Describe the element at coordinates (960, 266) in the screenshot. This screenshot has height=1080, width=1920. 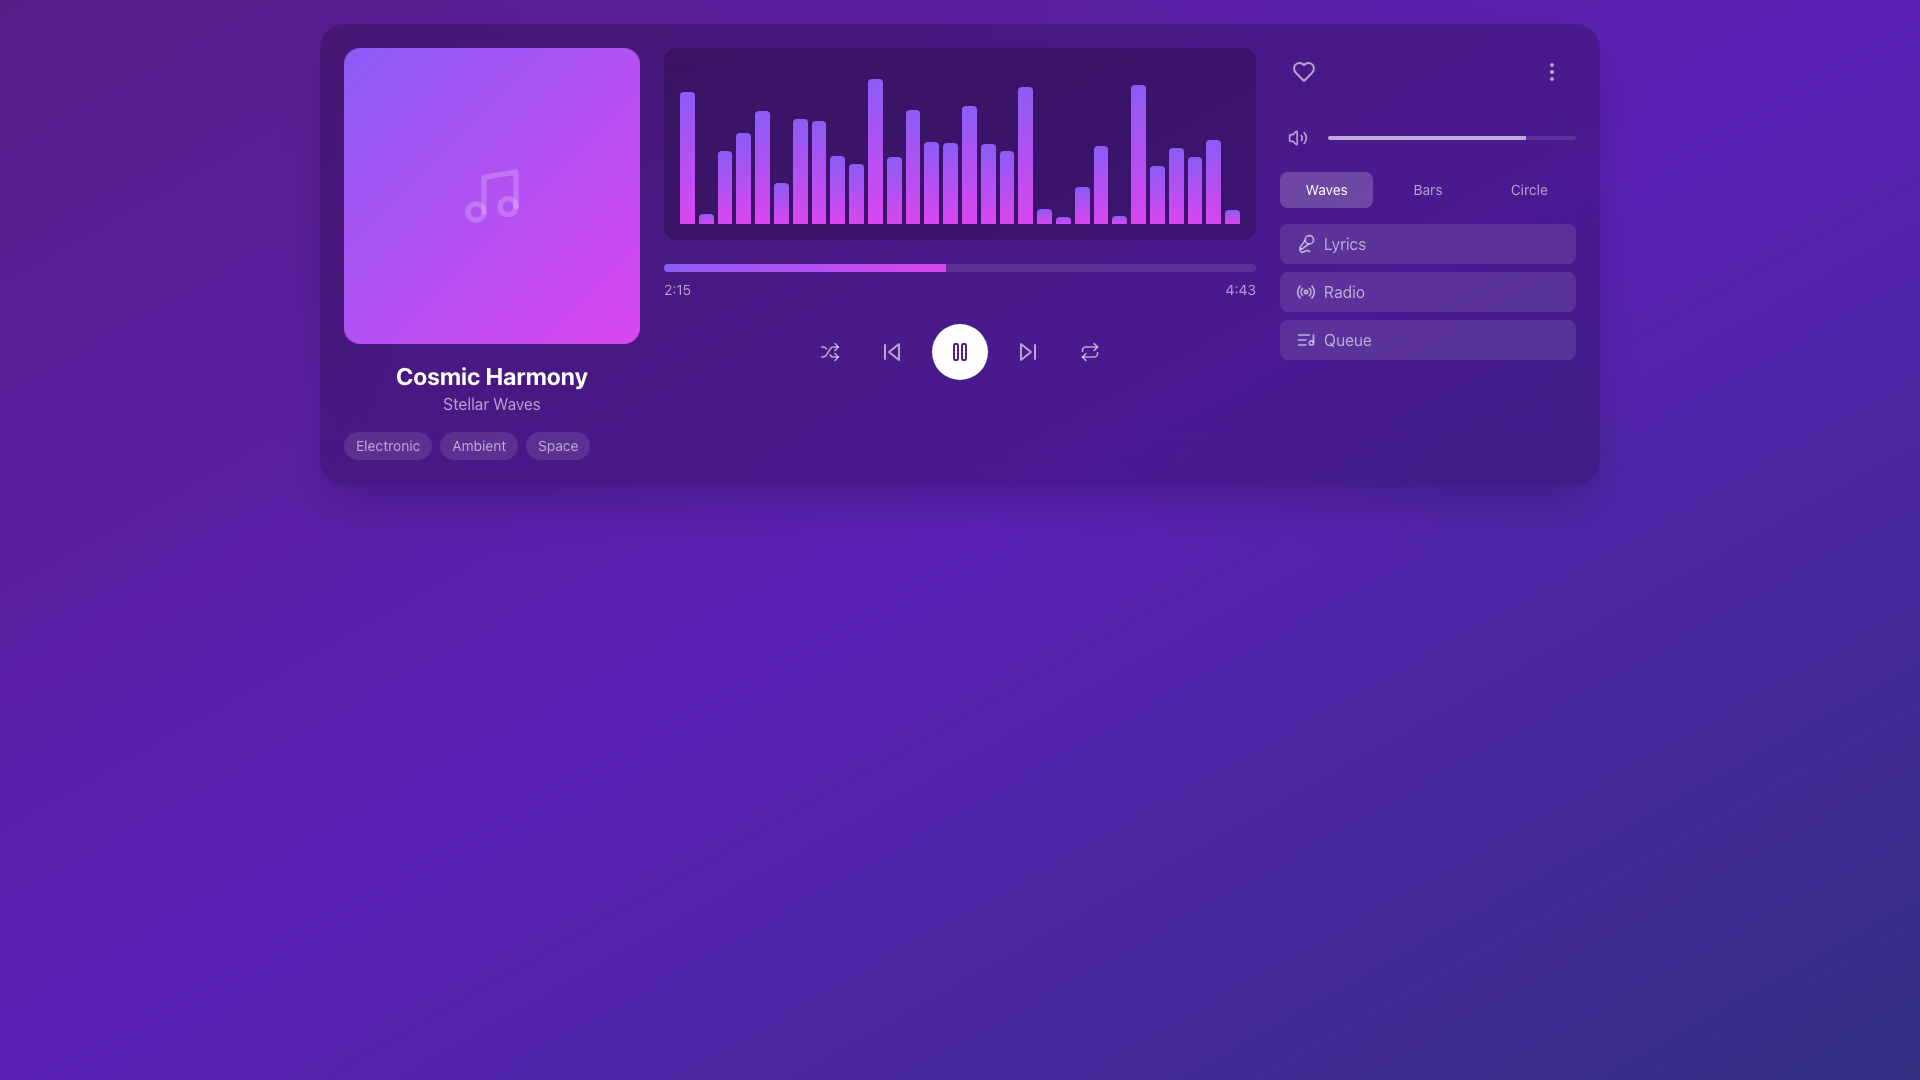
I see `the horizontal progress bar located in the middle section of the interface to seek` at that location.